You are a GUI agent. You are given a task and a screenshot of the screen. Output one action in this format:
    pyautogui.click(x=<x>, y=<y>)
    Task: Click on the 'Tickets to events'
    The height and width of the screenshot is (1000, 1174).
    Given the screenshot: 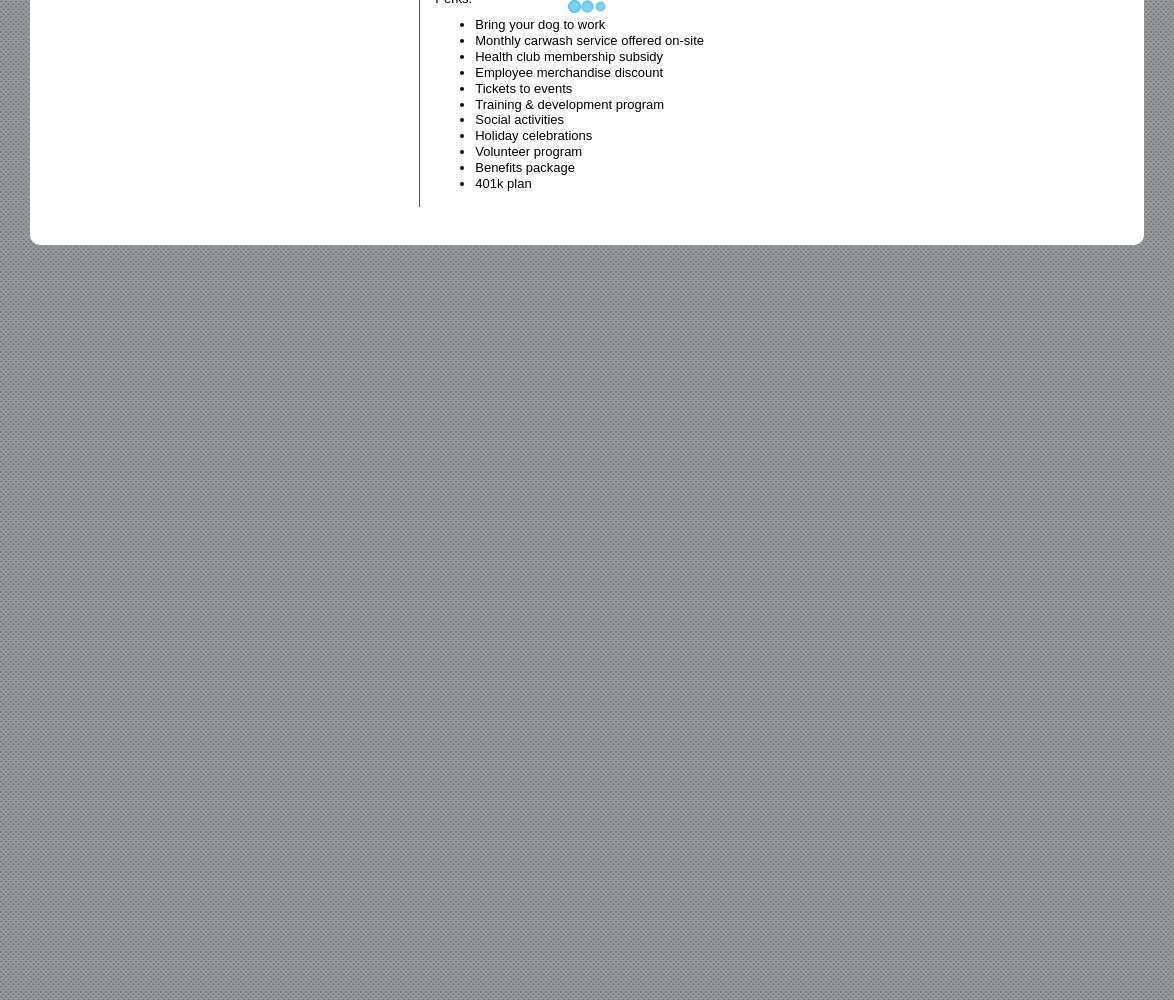 What is the action you would take?
    pyautogui.click(x=522, y=86)
    